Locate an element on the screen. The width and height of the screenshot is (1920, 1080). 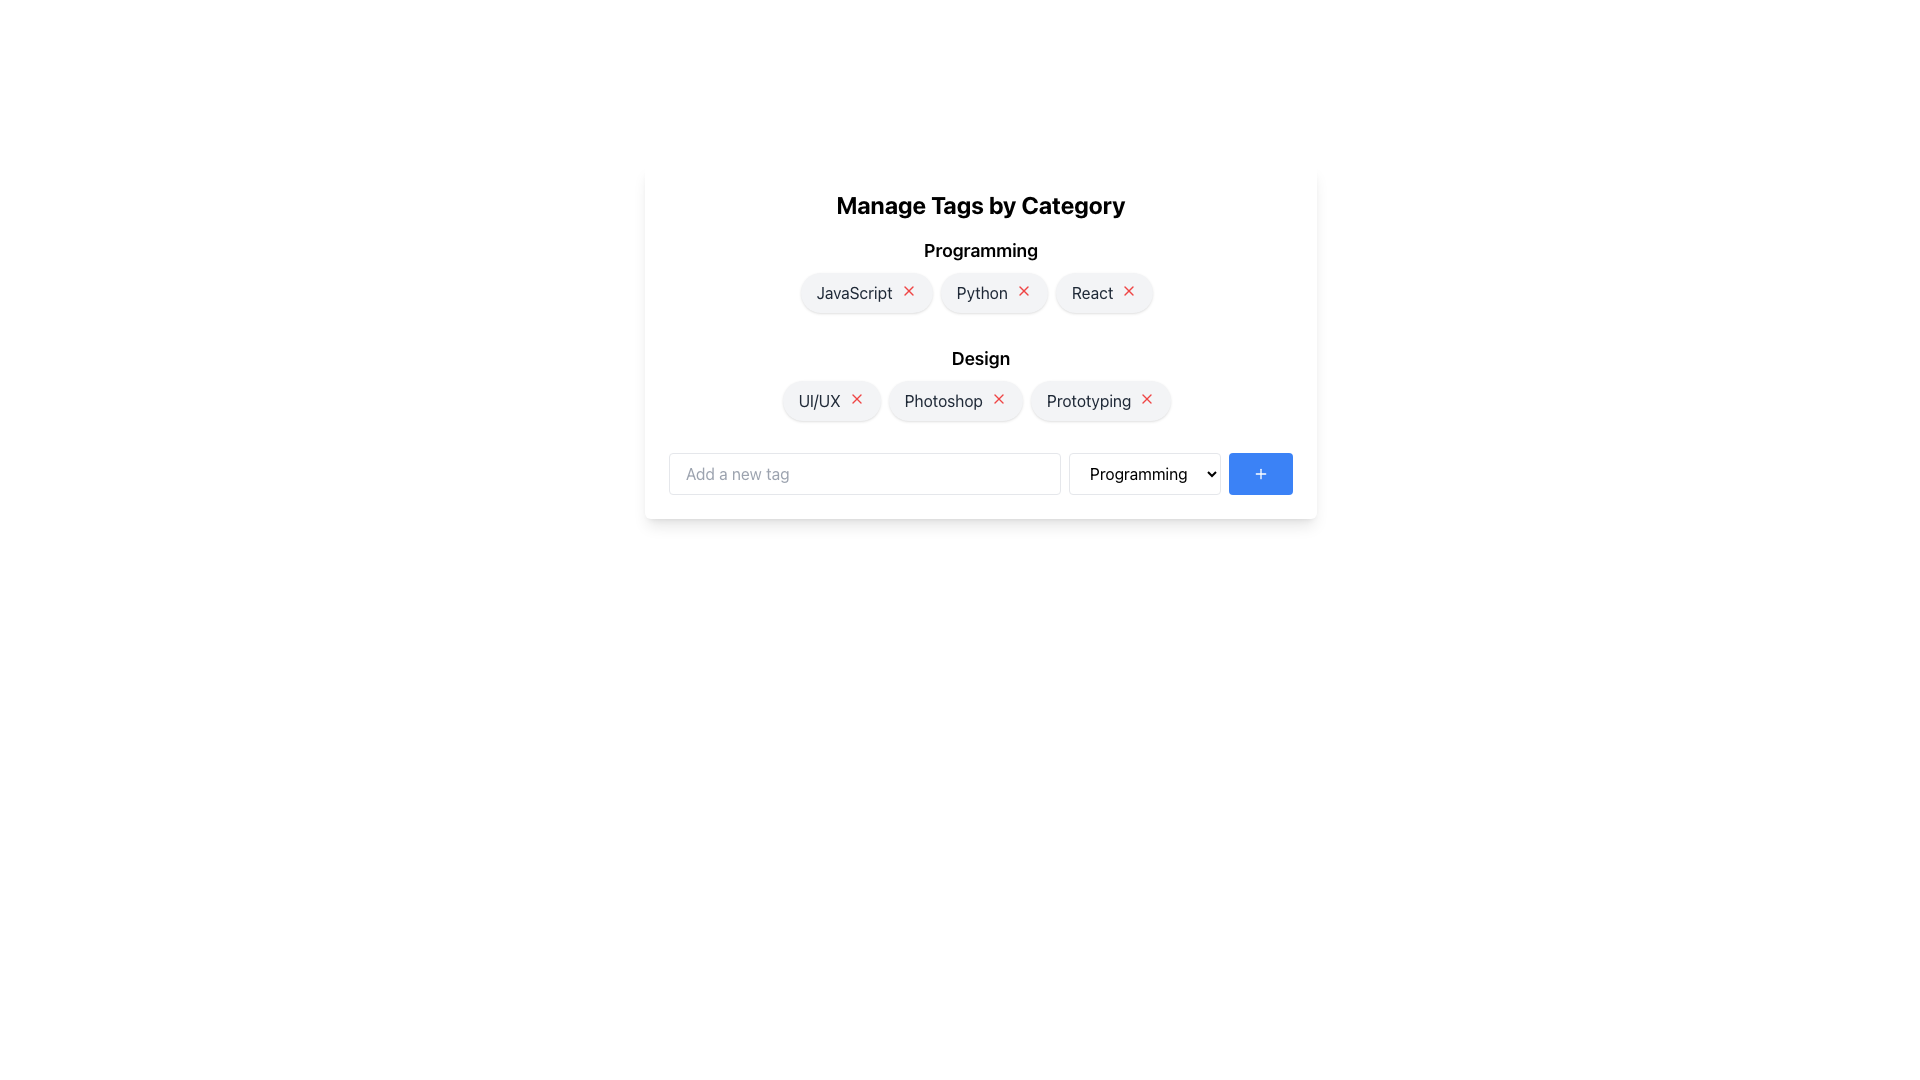
the 'Photoshop' tag with a remove button is located at coordinates (954, 401).